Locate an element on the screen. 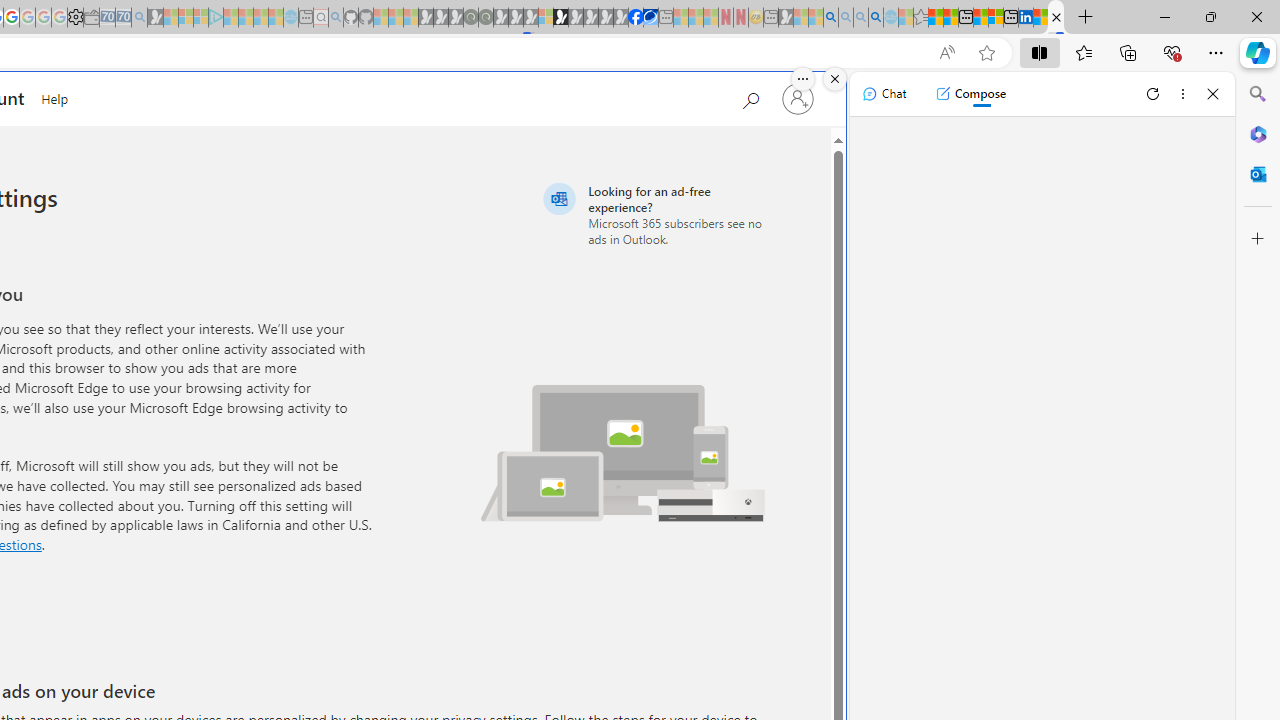  'Illustration of multiple devices' is located at coordinates (622, 452).